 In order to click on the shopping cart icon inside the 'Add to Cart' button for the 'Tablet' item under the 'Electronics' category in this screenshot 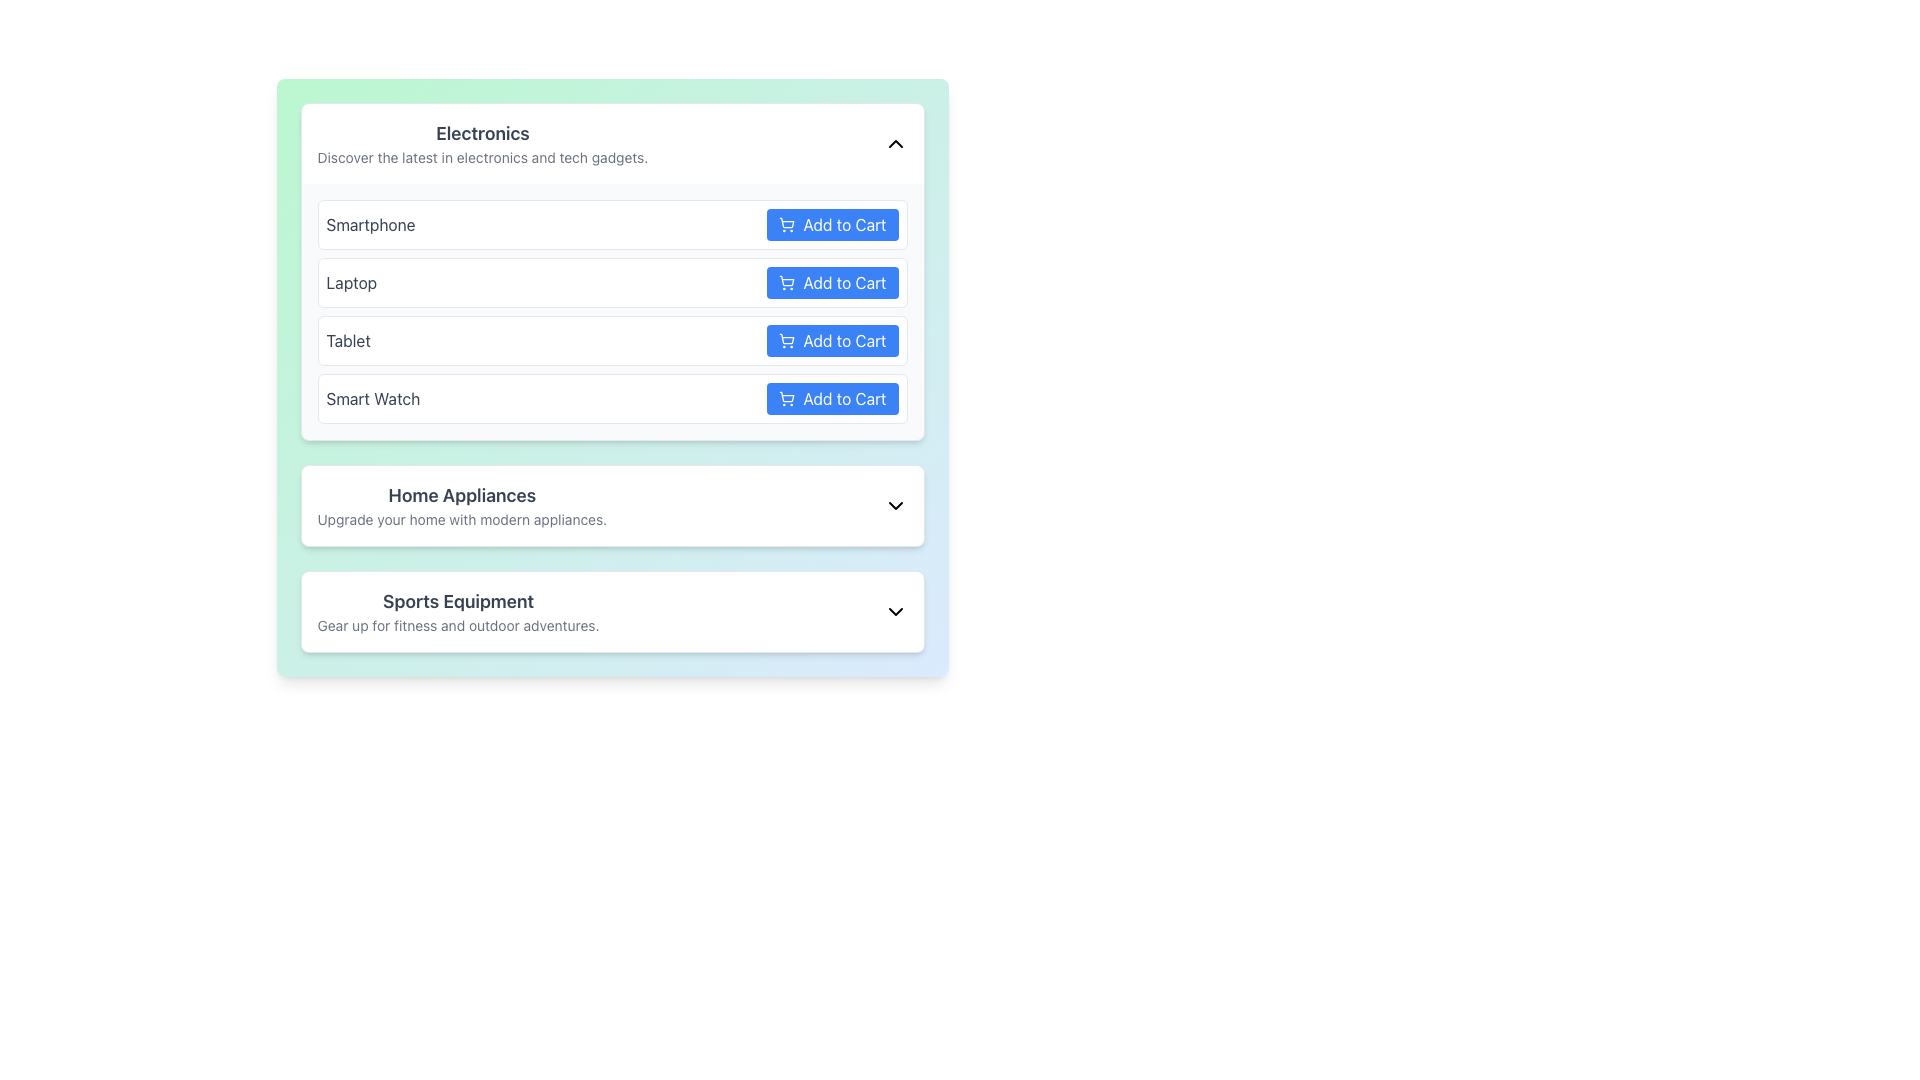, I will do `click(786, 339)`.